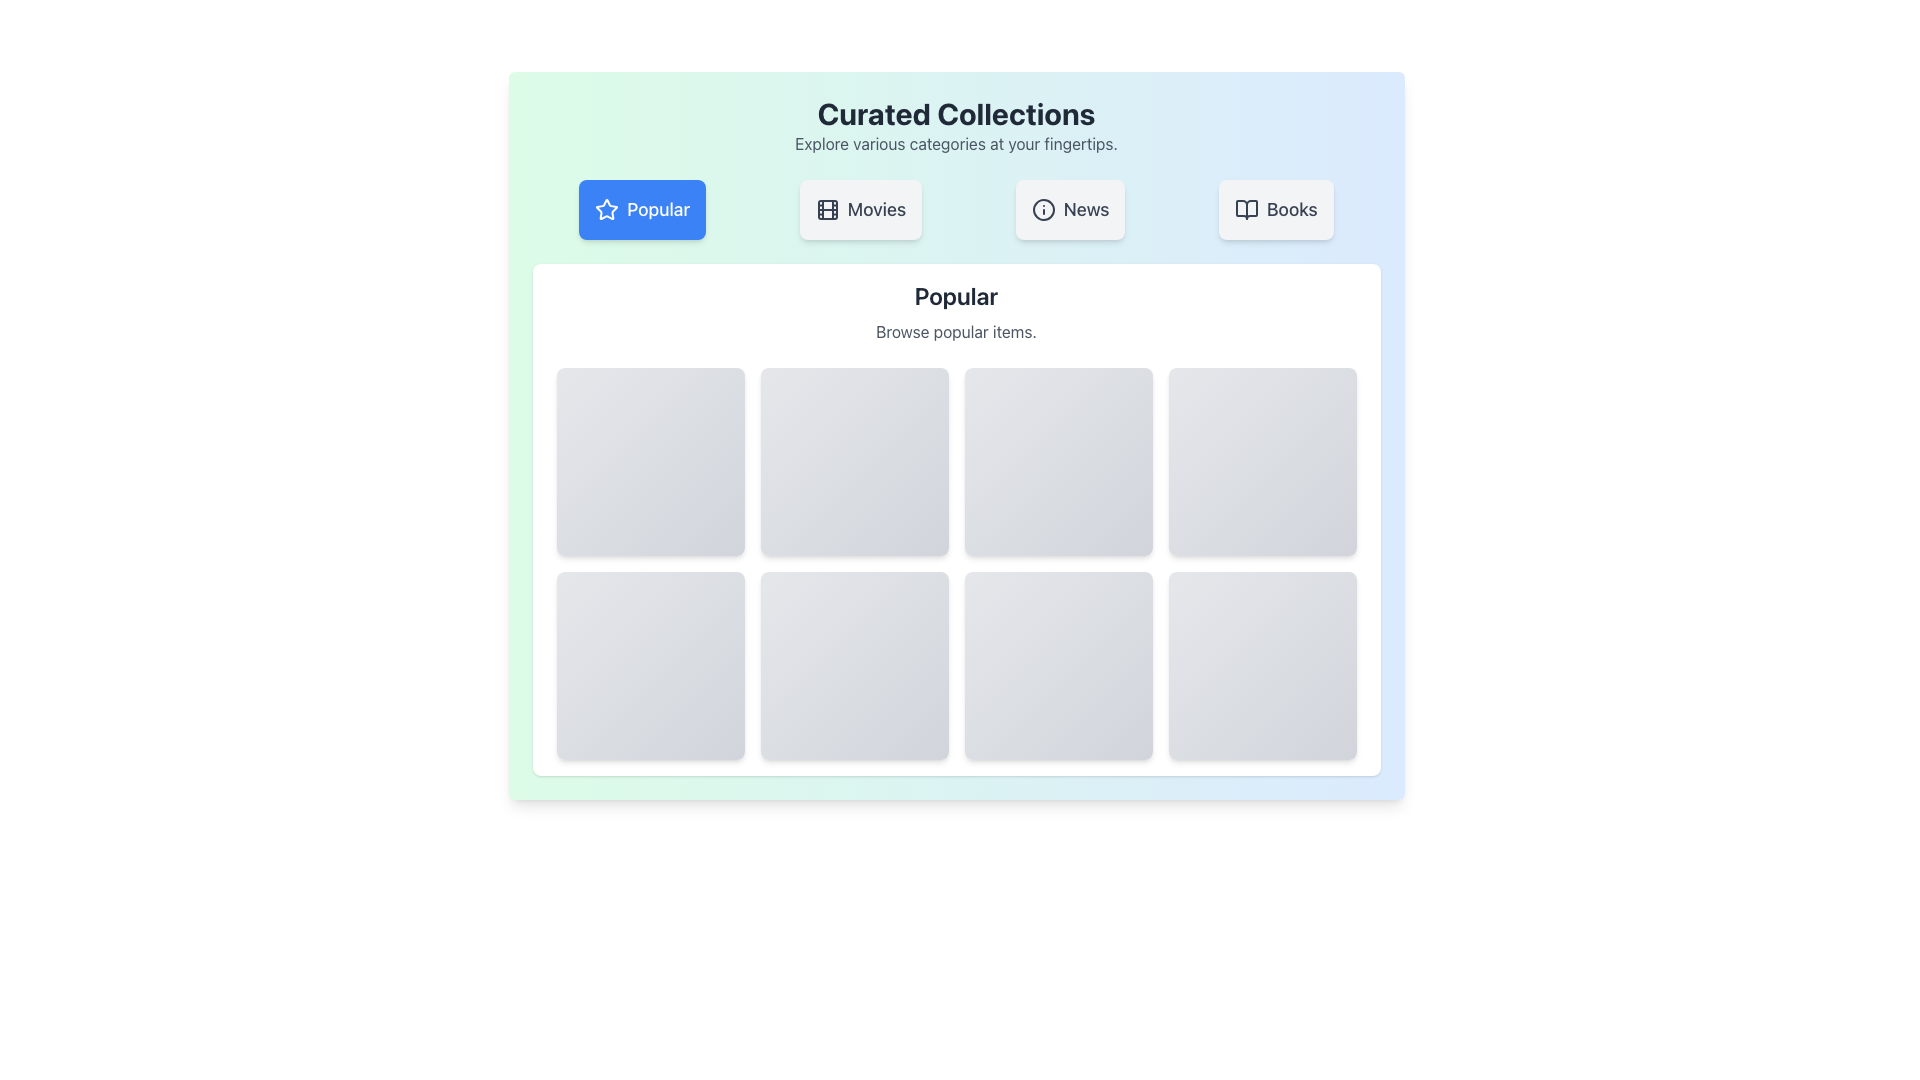 This screenshot has width=1920, height=1080. Describe the element at coordinates (1261, 666) in the screenshot. I see `the Decorative Tile located in the bottom-right corner of the grid layout, which is in the fourth column of the second row` at that location.